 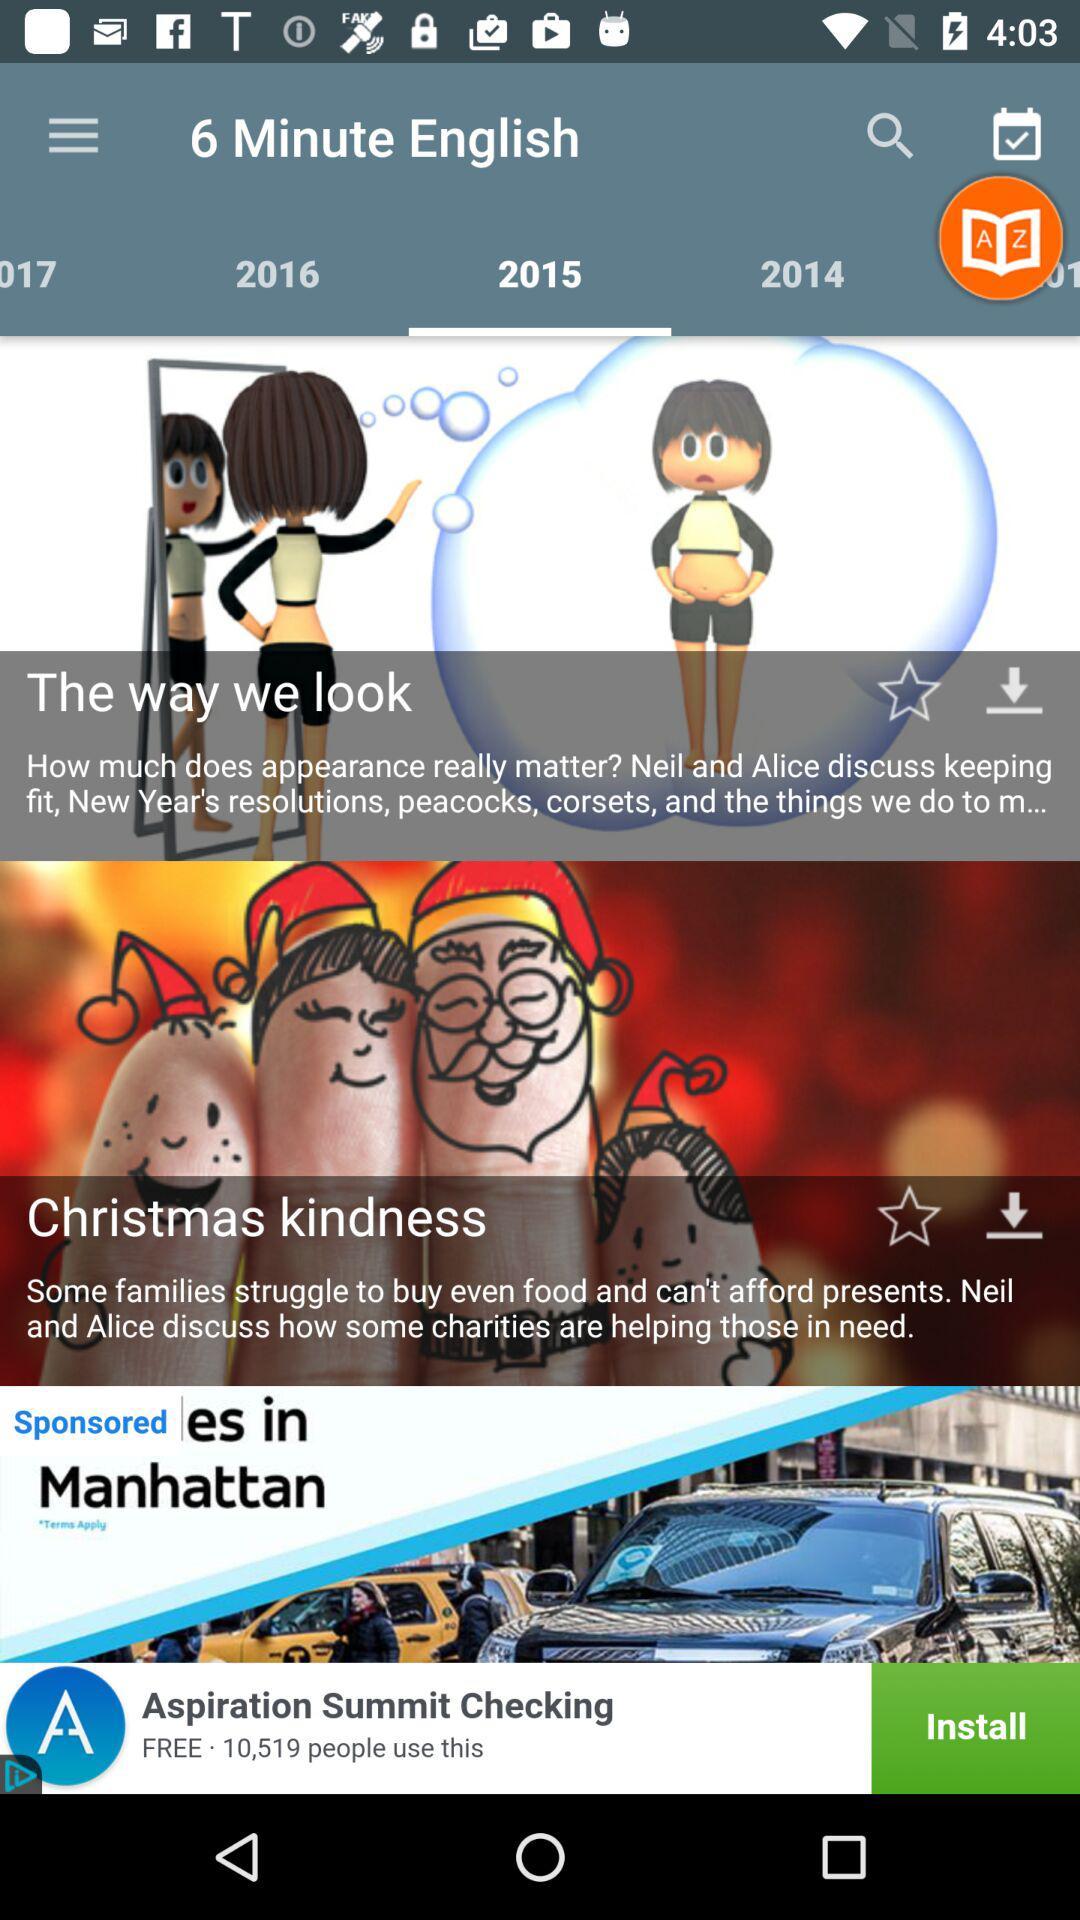 I want to click on button, so click(x=909, y=690).